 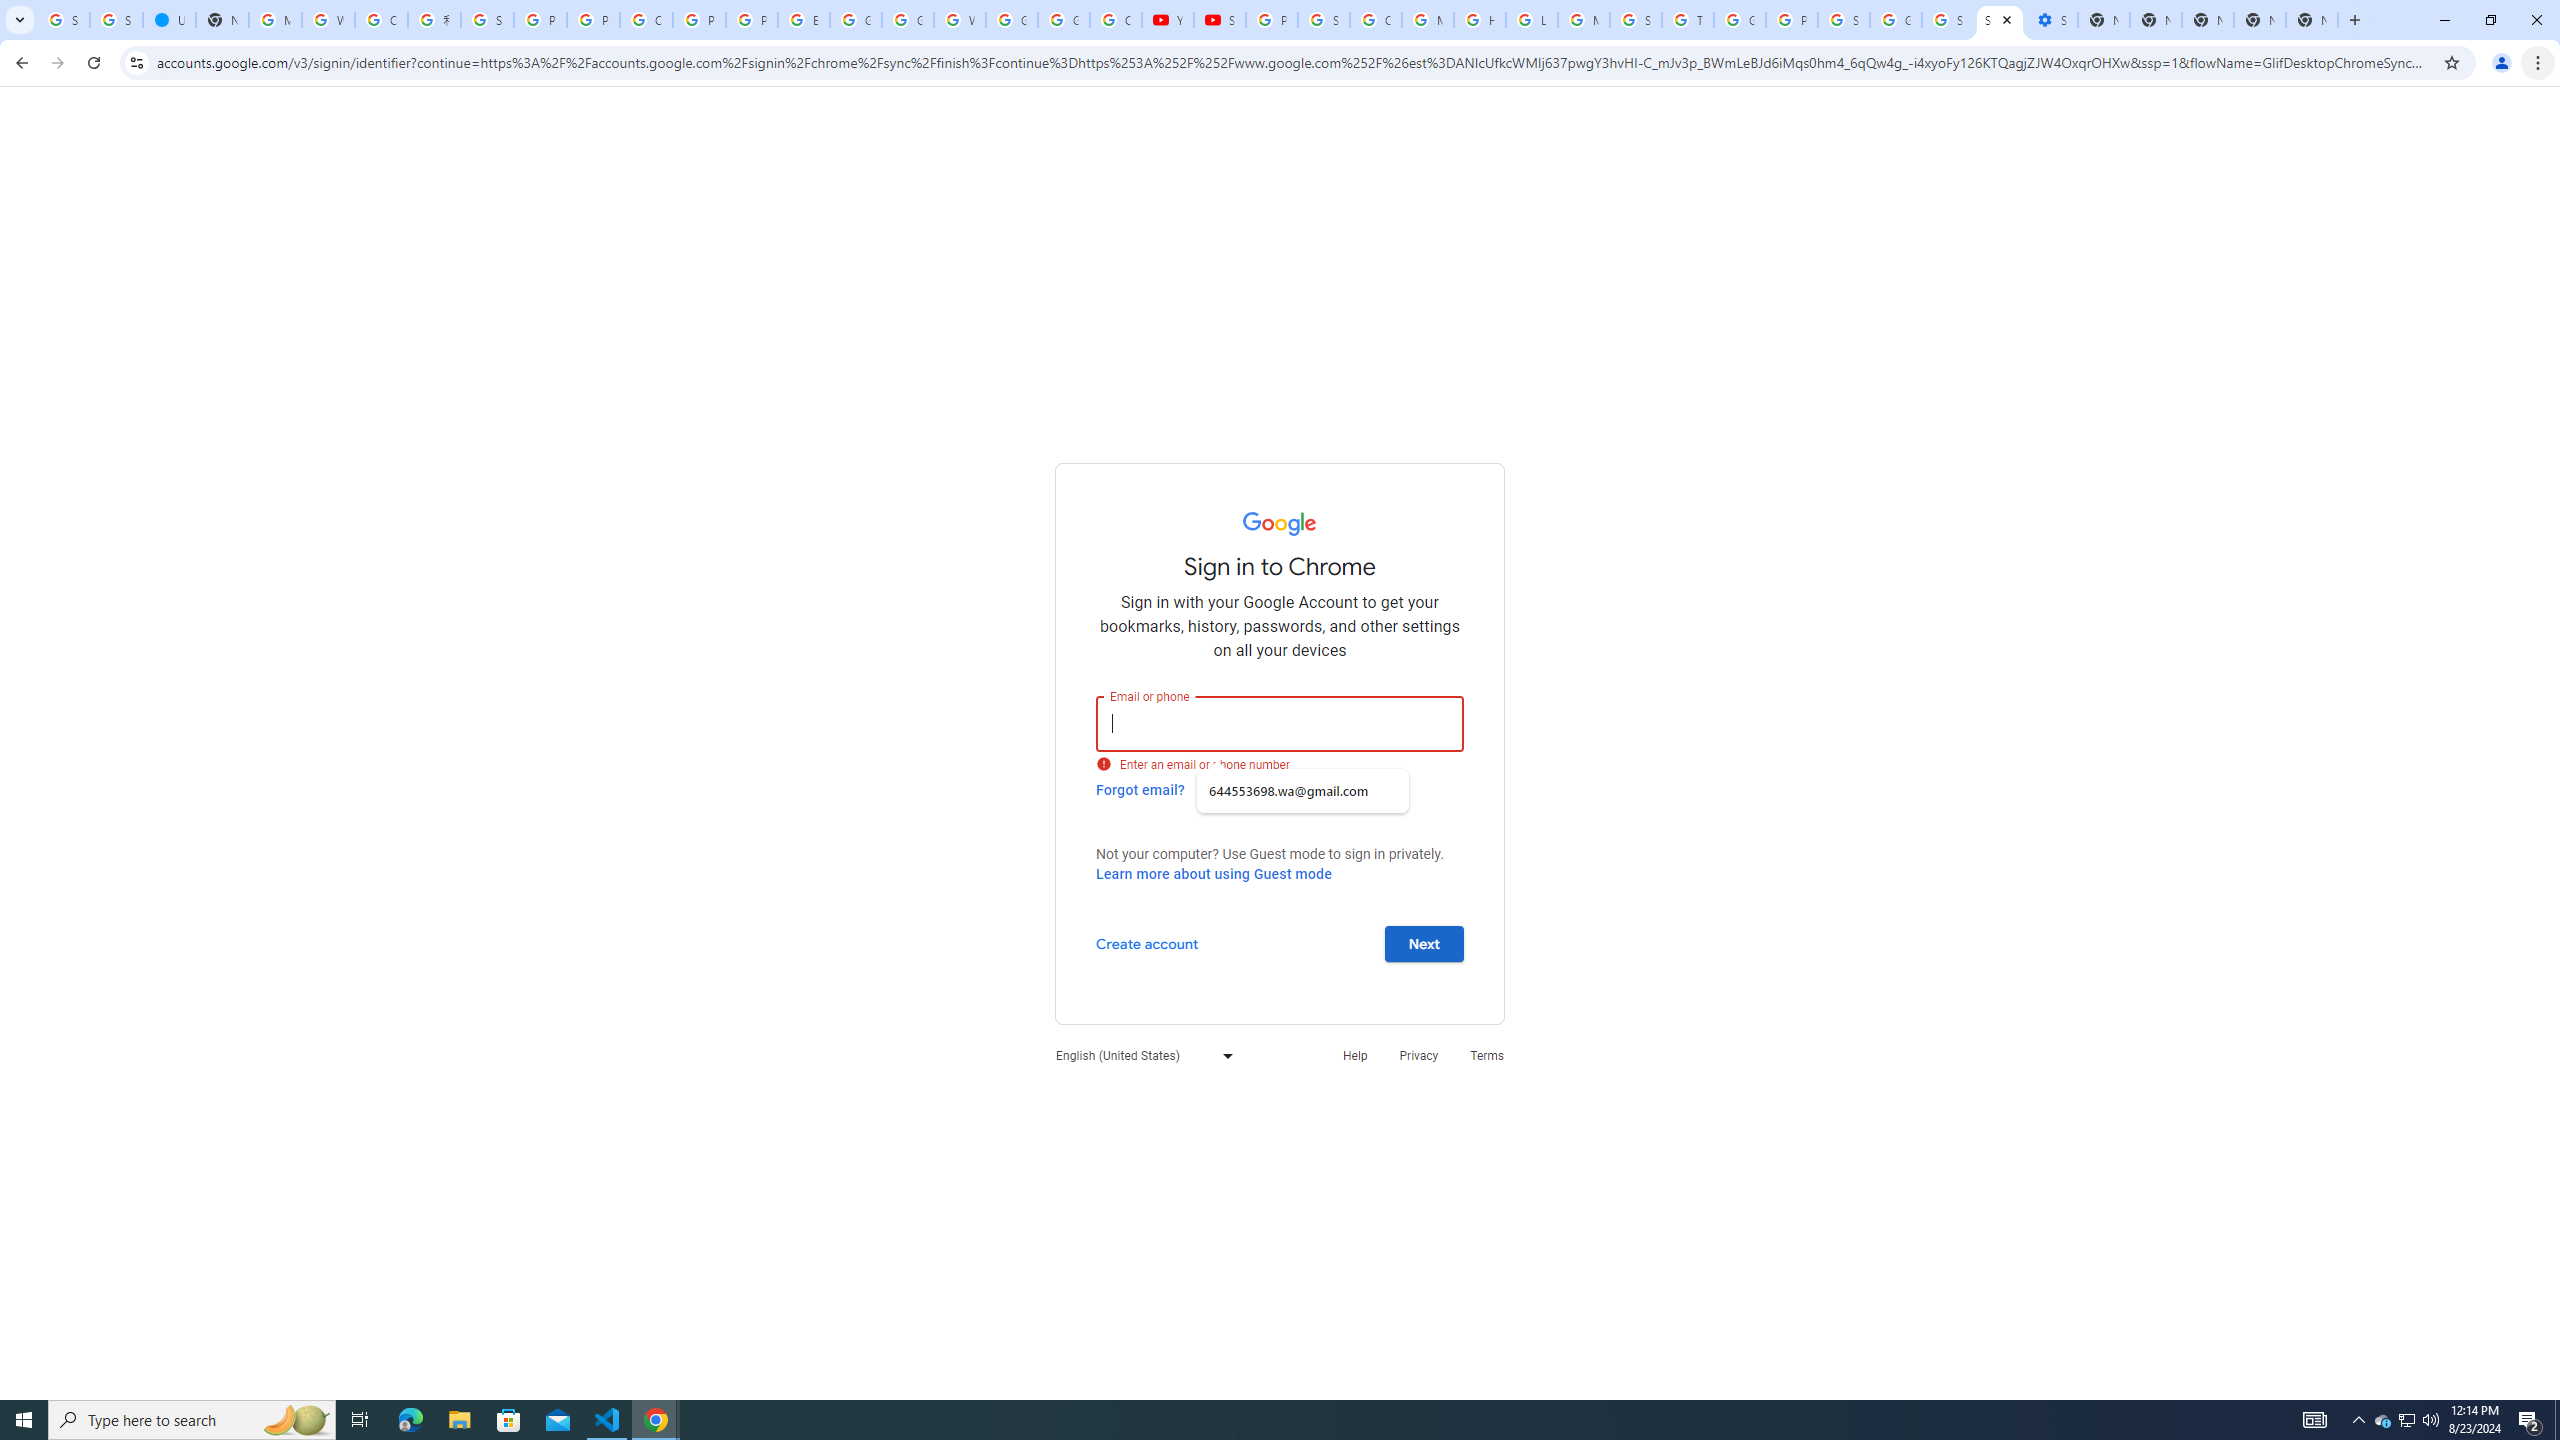 What do you see at coordinates (167, 19) in the screenshot?
I see `'USA TODAY'` at bounding box center [167, 19].